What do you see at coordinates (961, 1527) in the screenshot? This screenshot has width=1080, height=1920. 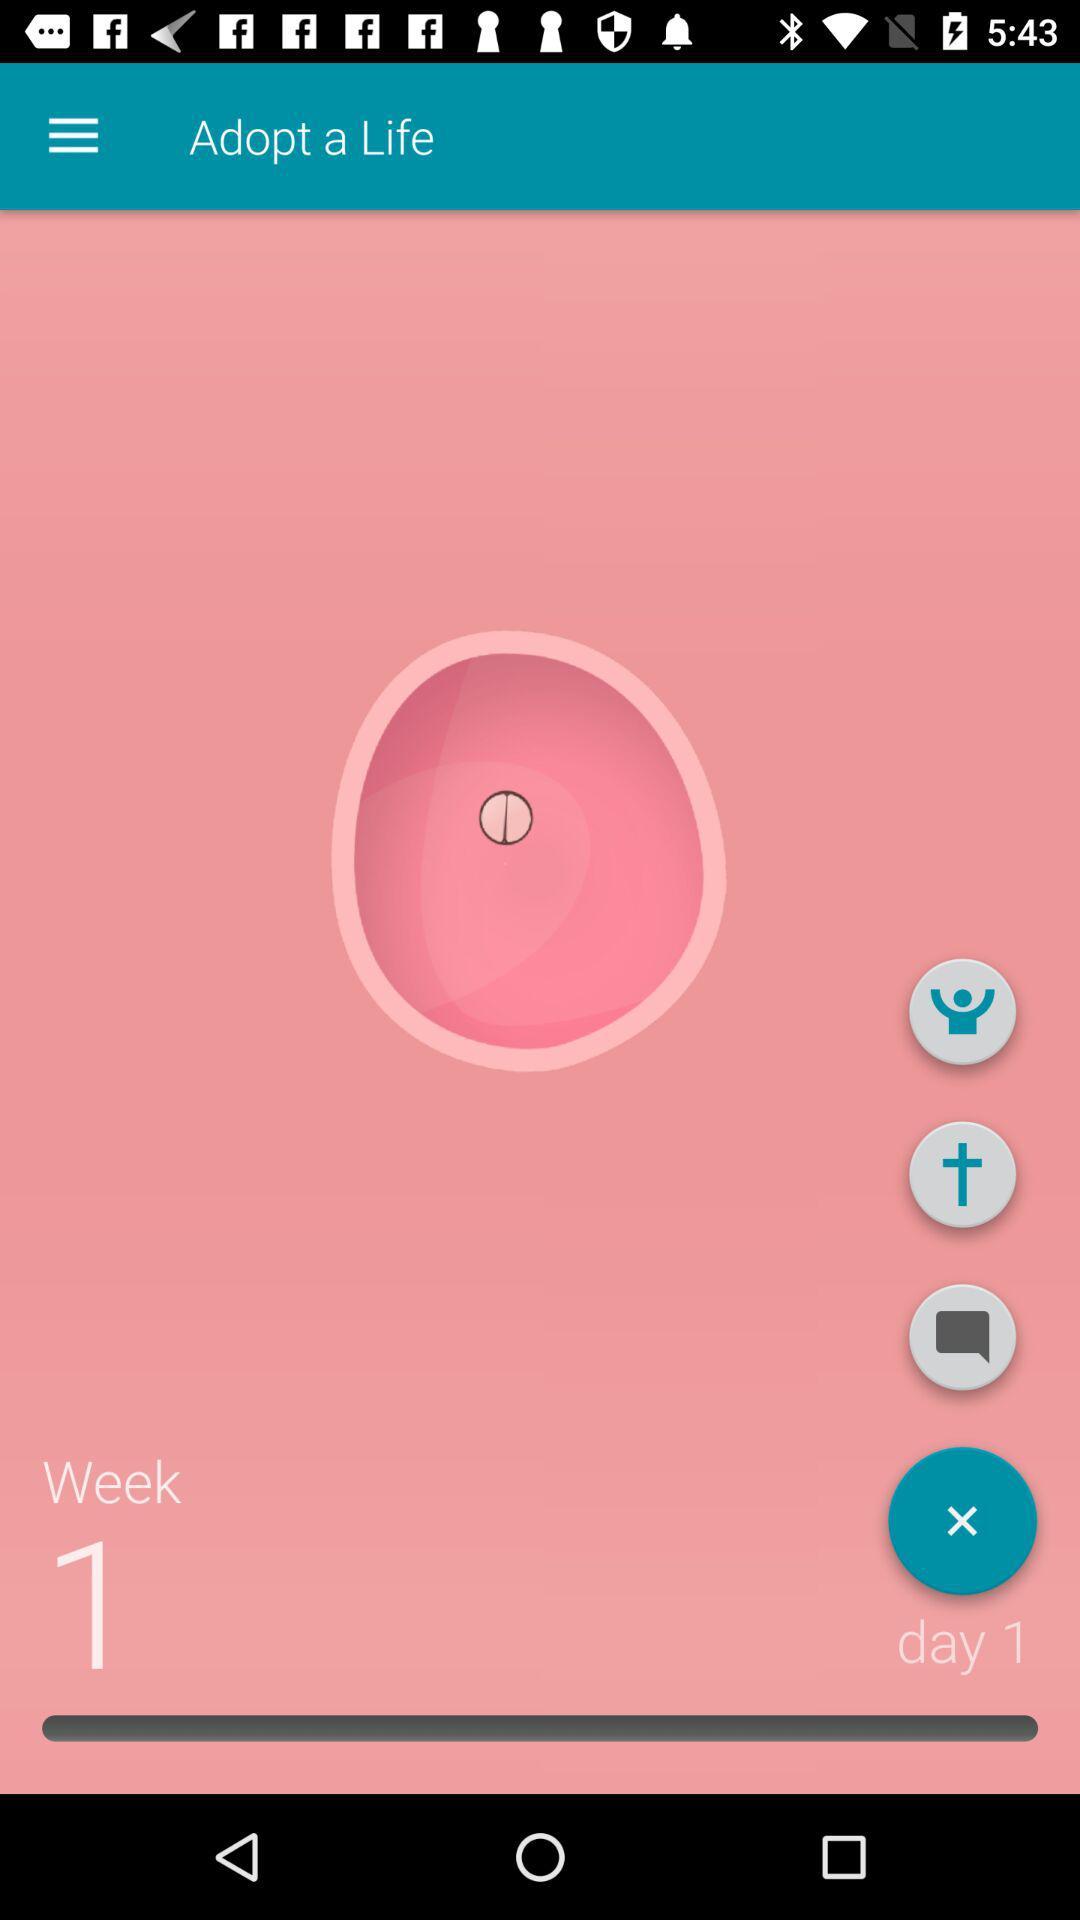 I see `the close icon` at bounding box center [961, 1527].